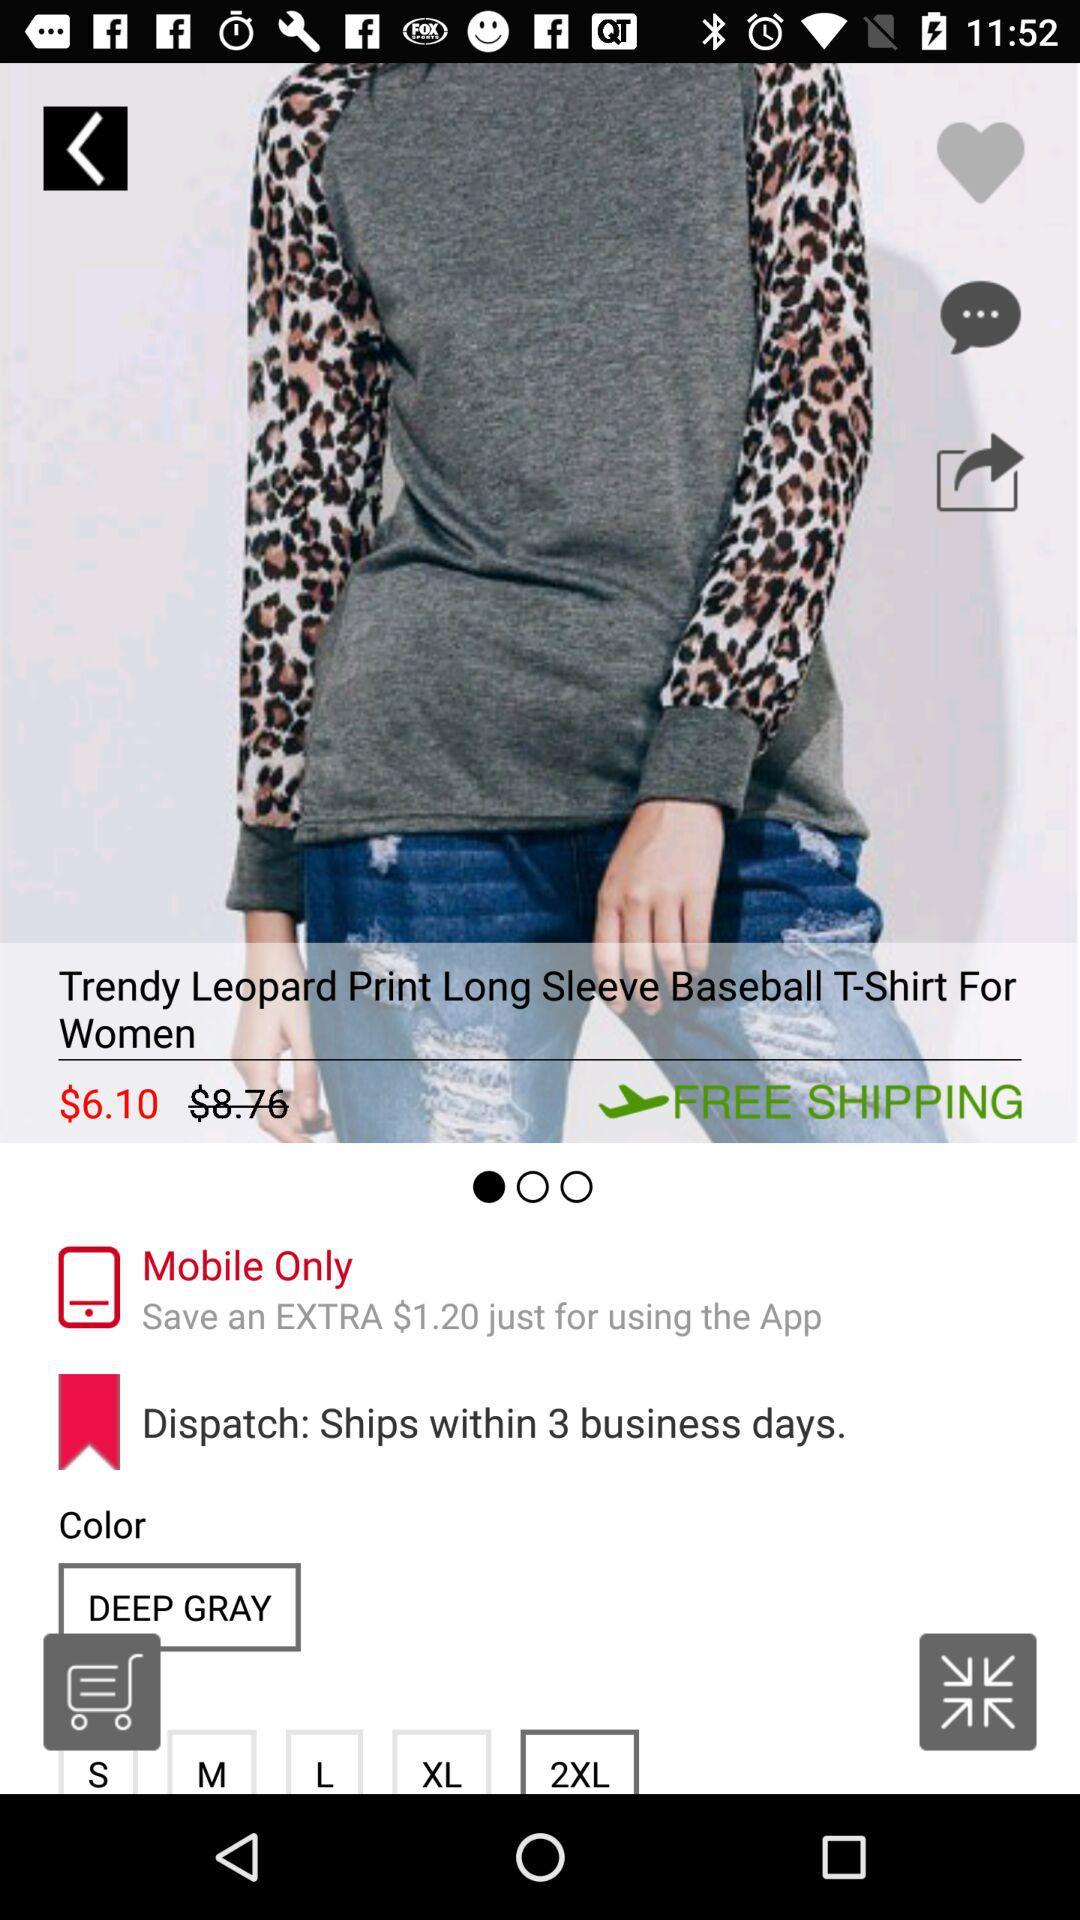 Image resolution: width=1080 pixels, height=1920 pixels. Describe the element at coordinates (579, 1761) in the screenshot. I see `item next to xl` at that location.